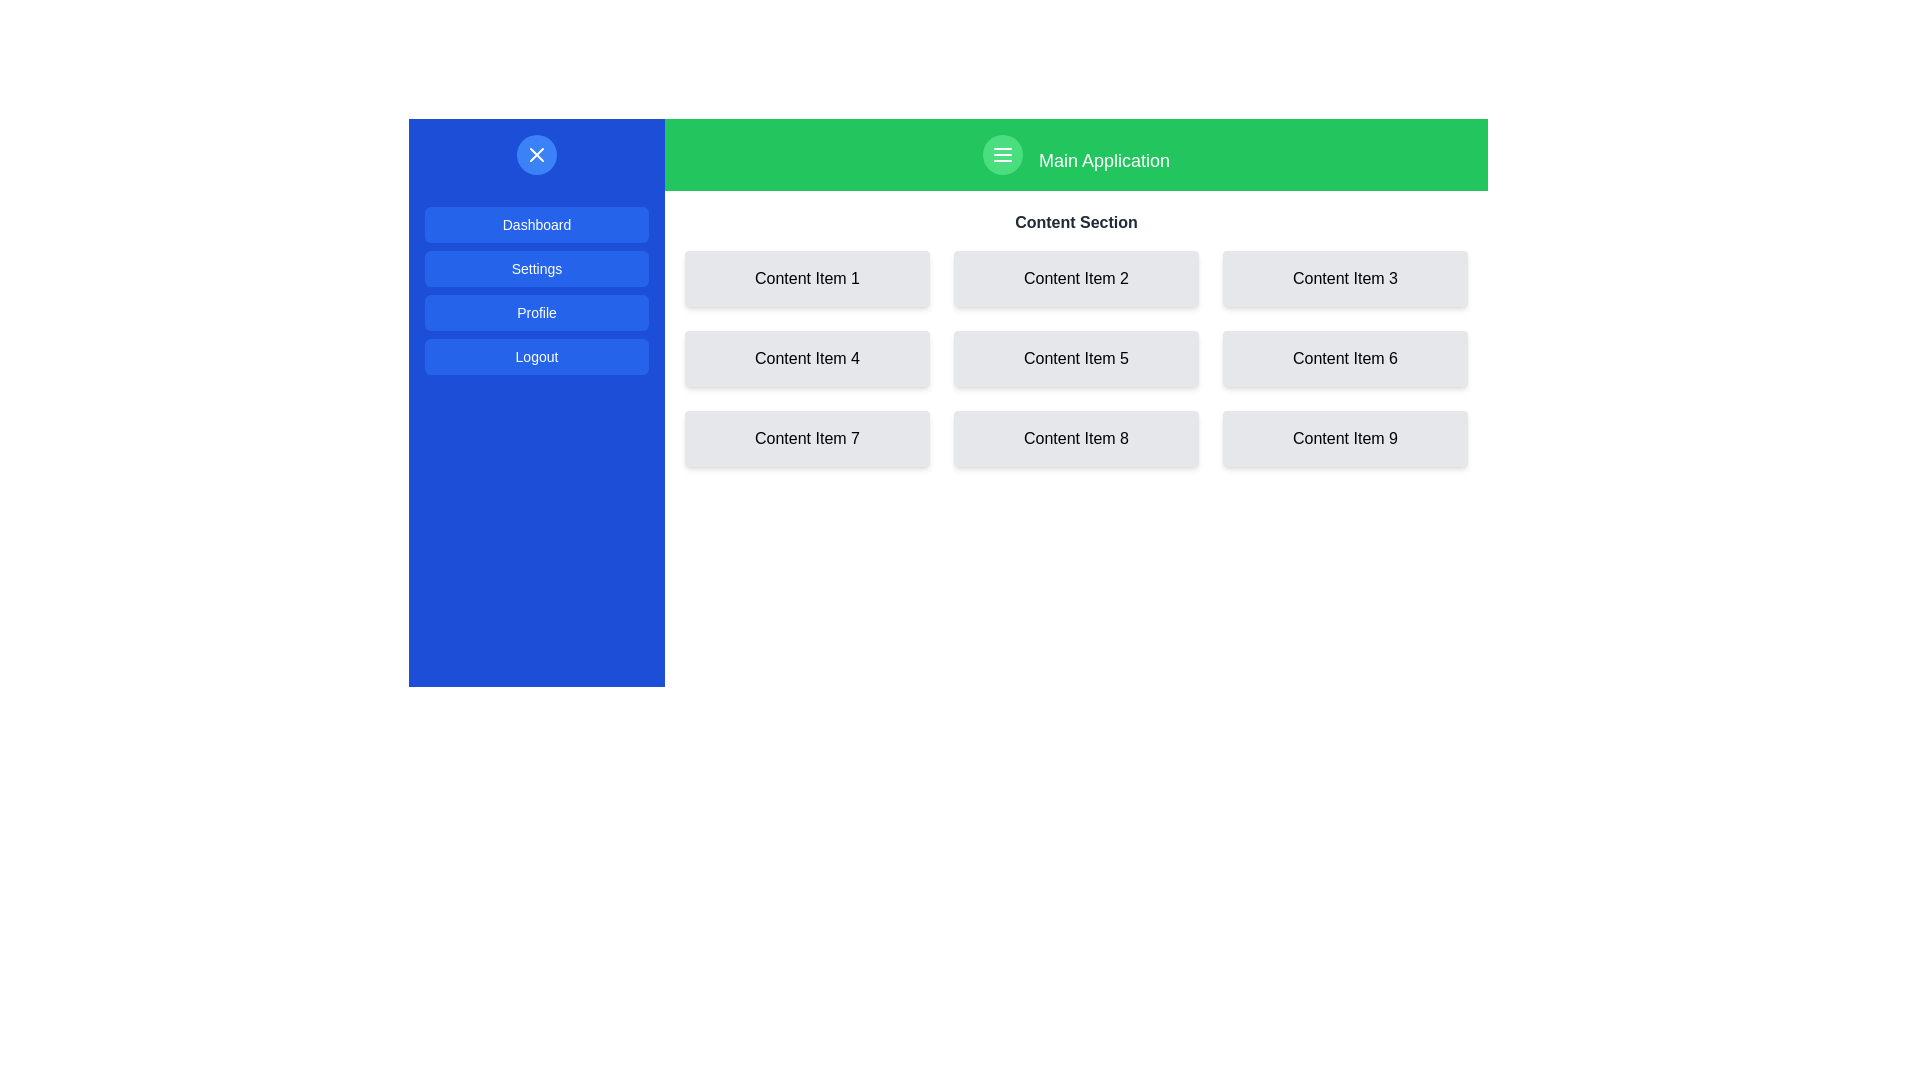  What do you see at coordinates (1003, 153) in the screenshot?
I see `the navigation menu trigger button located in the top green header section, adjacent to the 'Main Application' title` at bounding box center [1003, 153].